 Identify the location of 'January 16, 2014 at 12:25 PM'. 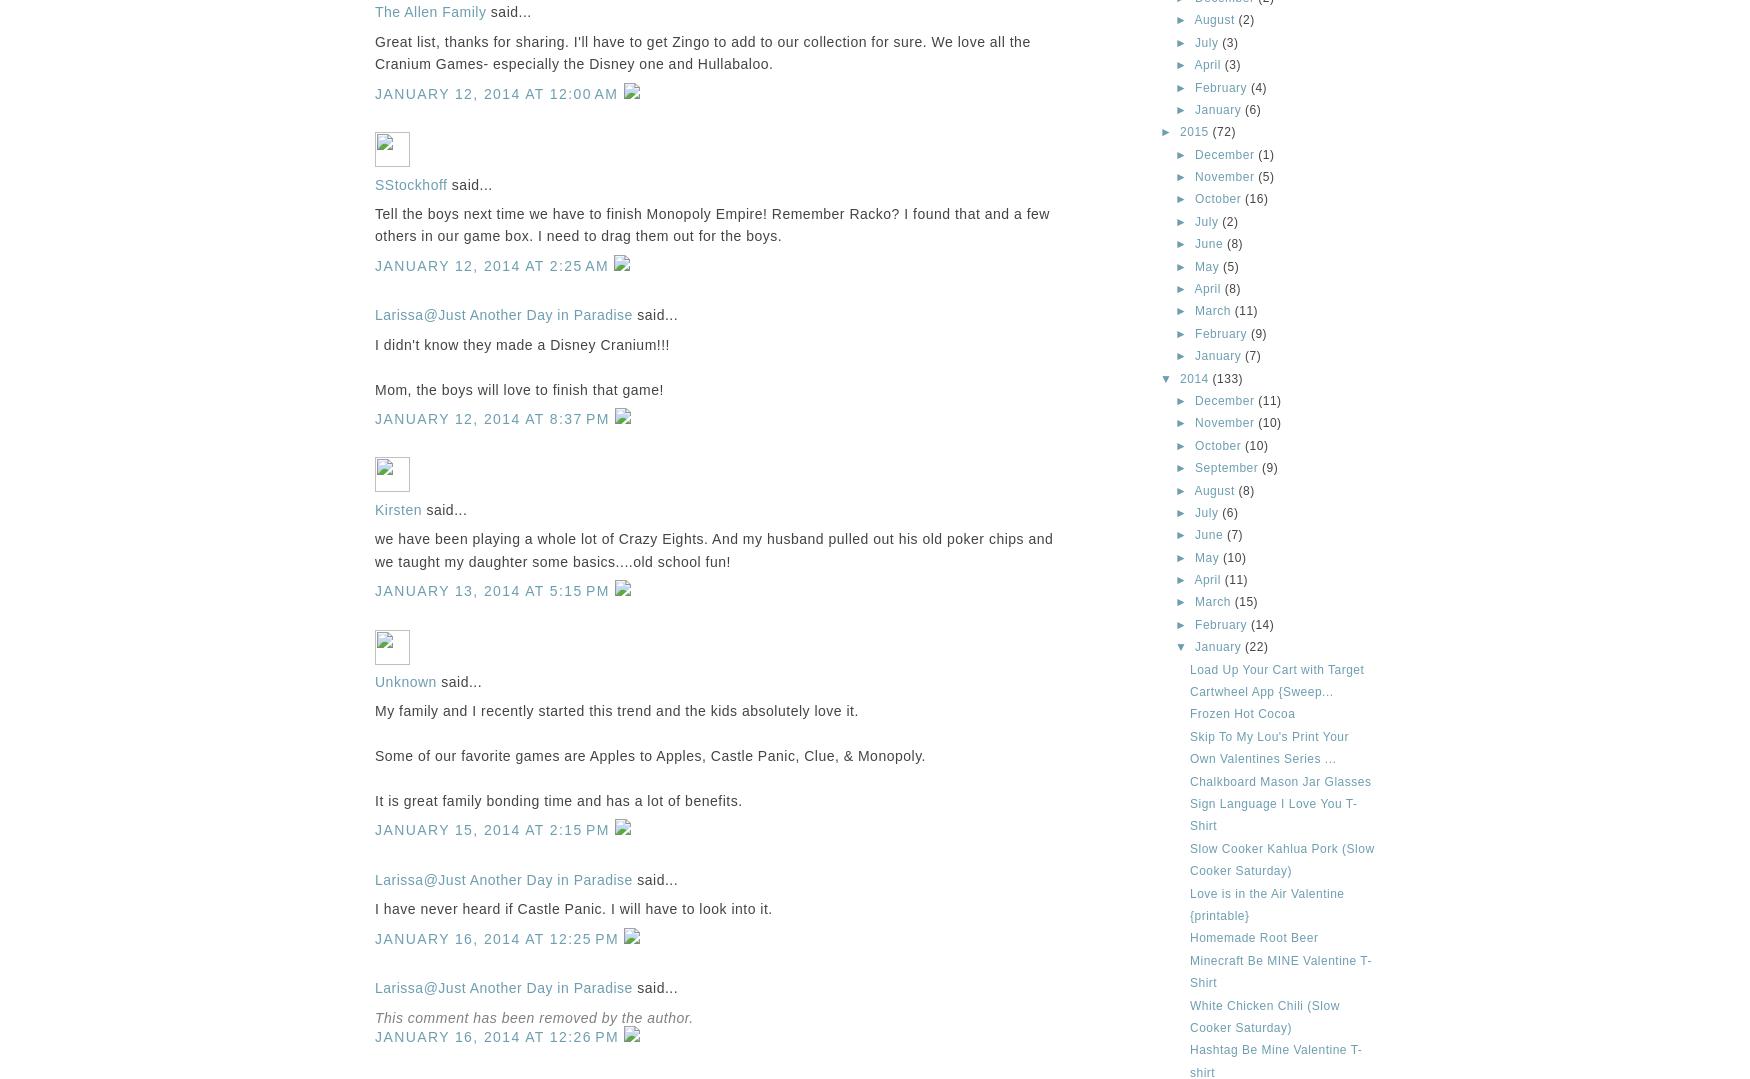
(499, 937).